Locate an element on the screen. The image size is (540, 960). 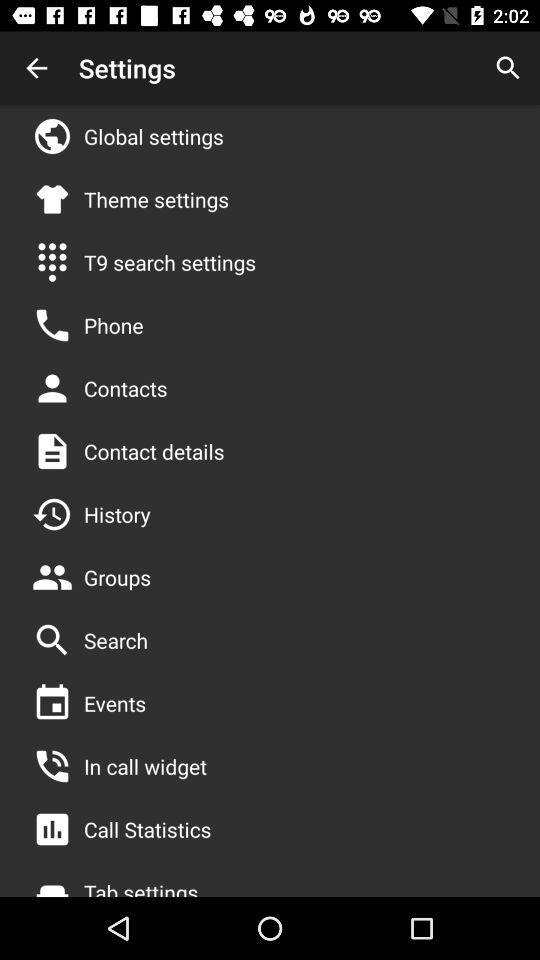
item below phone icon is located at coordinates (125, 387).